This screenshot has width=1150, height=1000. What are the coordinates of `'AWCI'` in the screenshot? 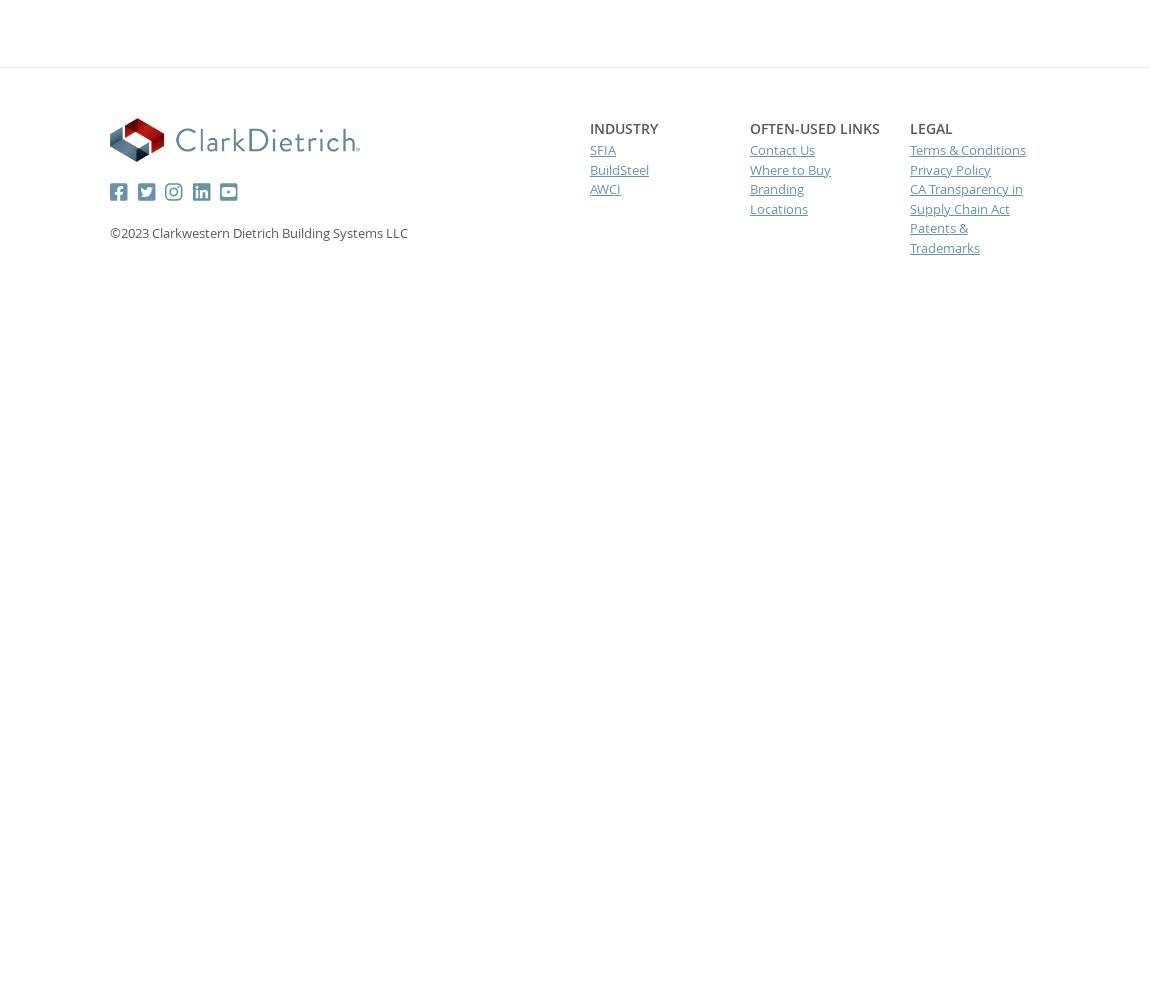 It's located at (604, 188).